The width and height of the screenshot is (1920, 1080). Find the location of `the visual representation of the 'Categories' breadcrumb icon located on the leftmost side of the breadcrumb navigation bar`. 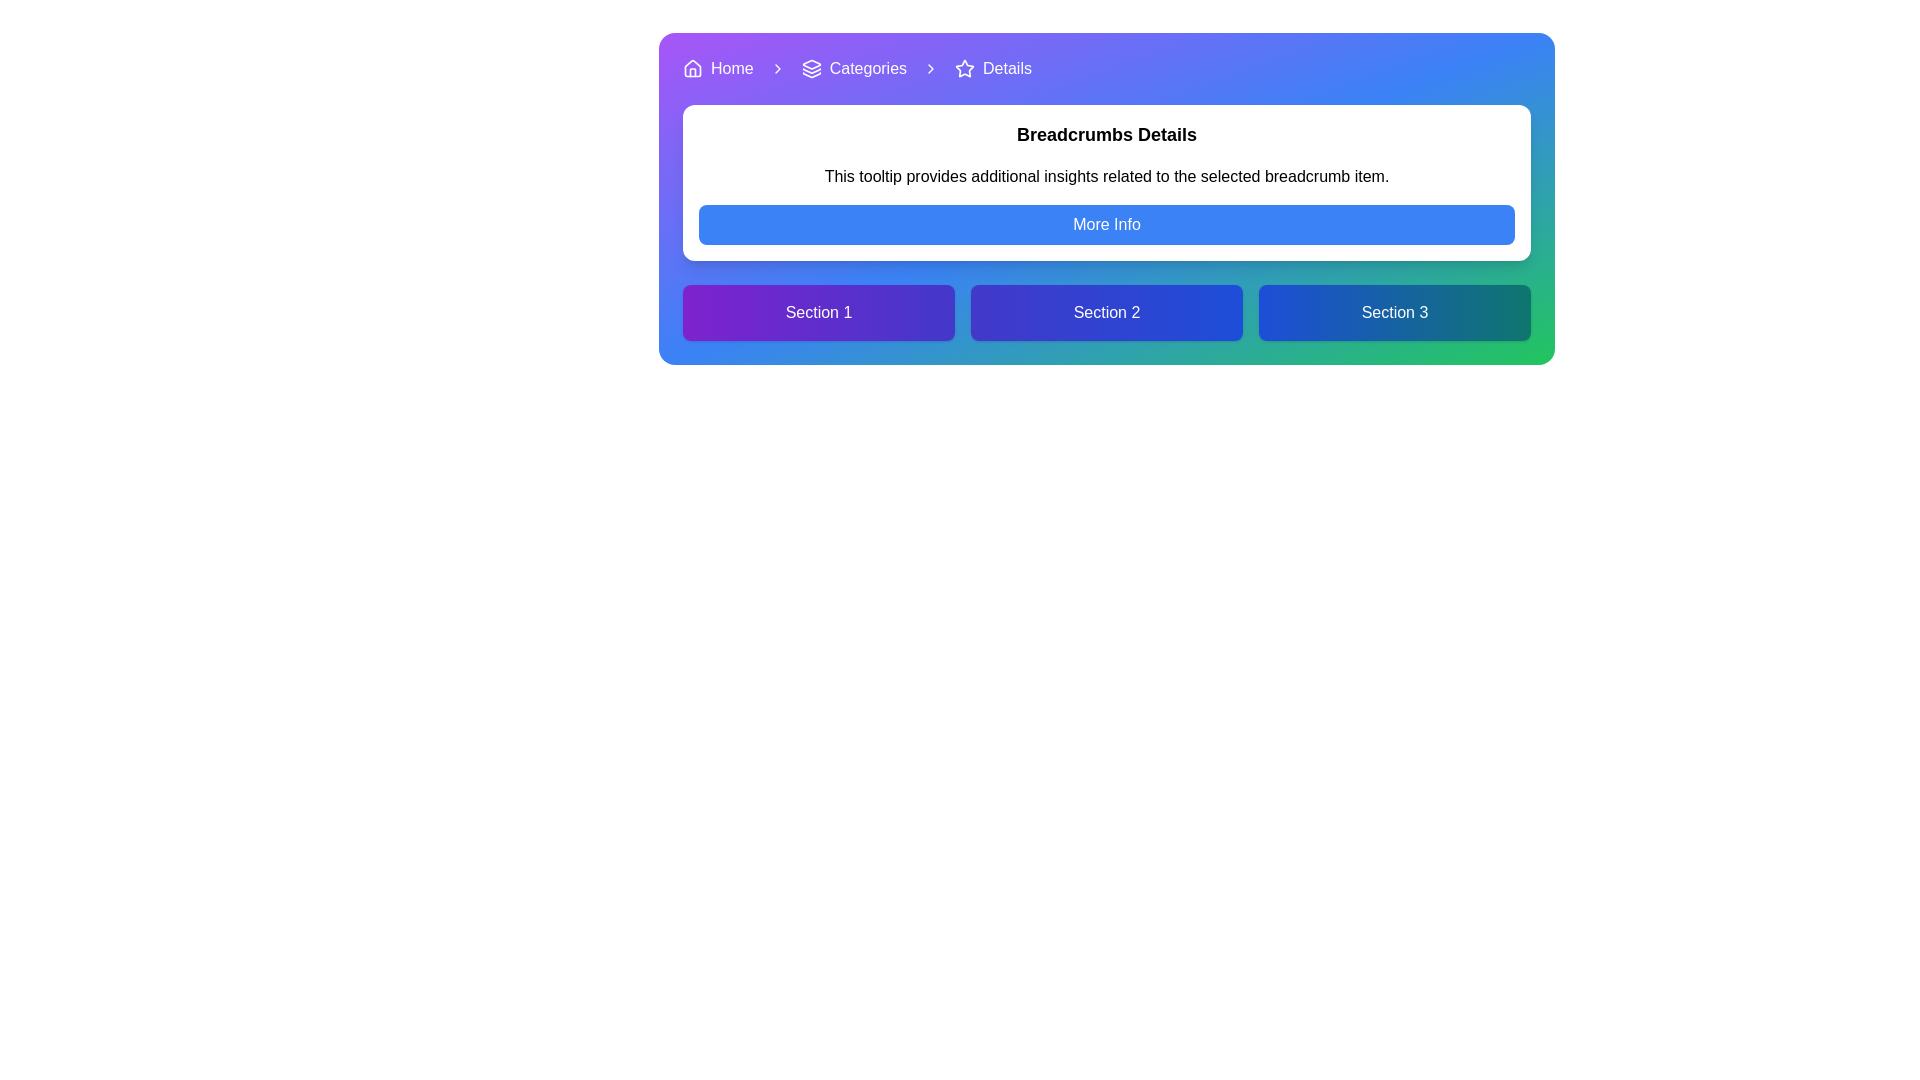

the visual representation of the 'Categories' breadcrumb icon located on the leftmost side of the breadcrumb navigation bar is located at coordinates (811, 68).